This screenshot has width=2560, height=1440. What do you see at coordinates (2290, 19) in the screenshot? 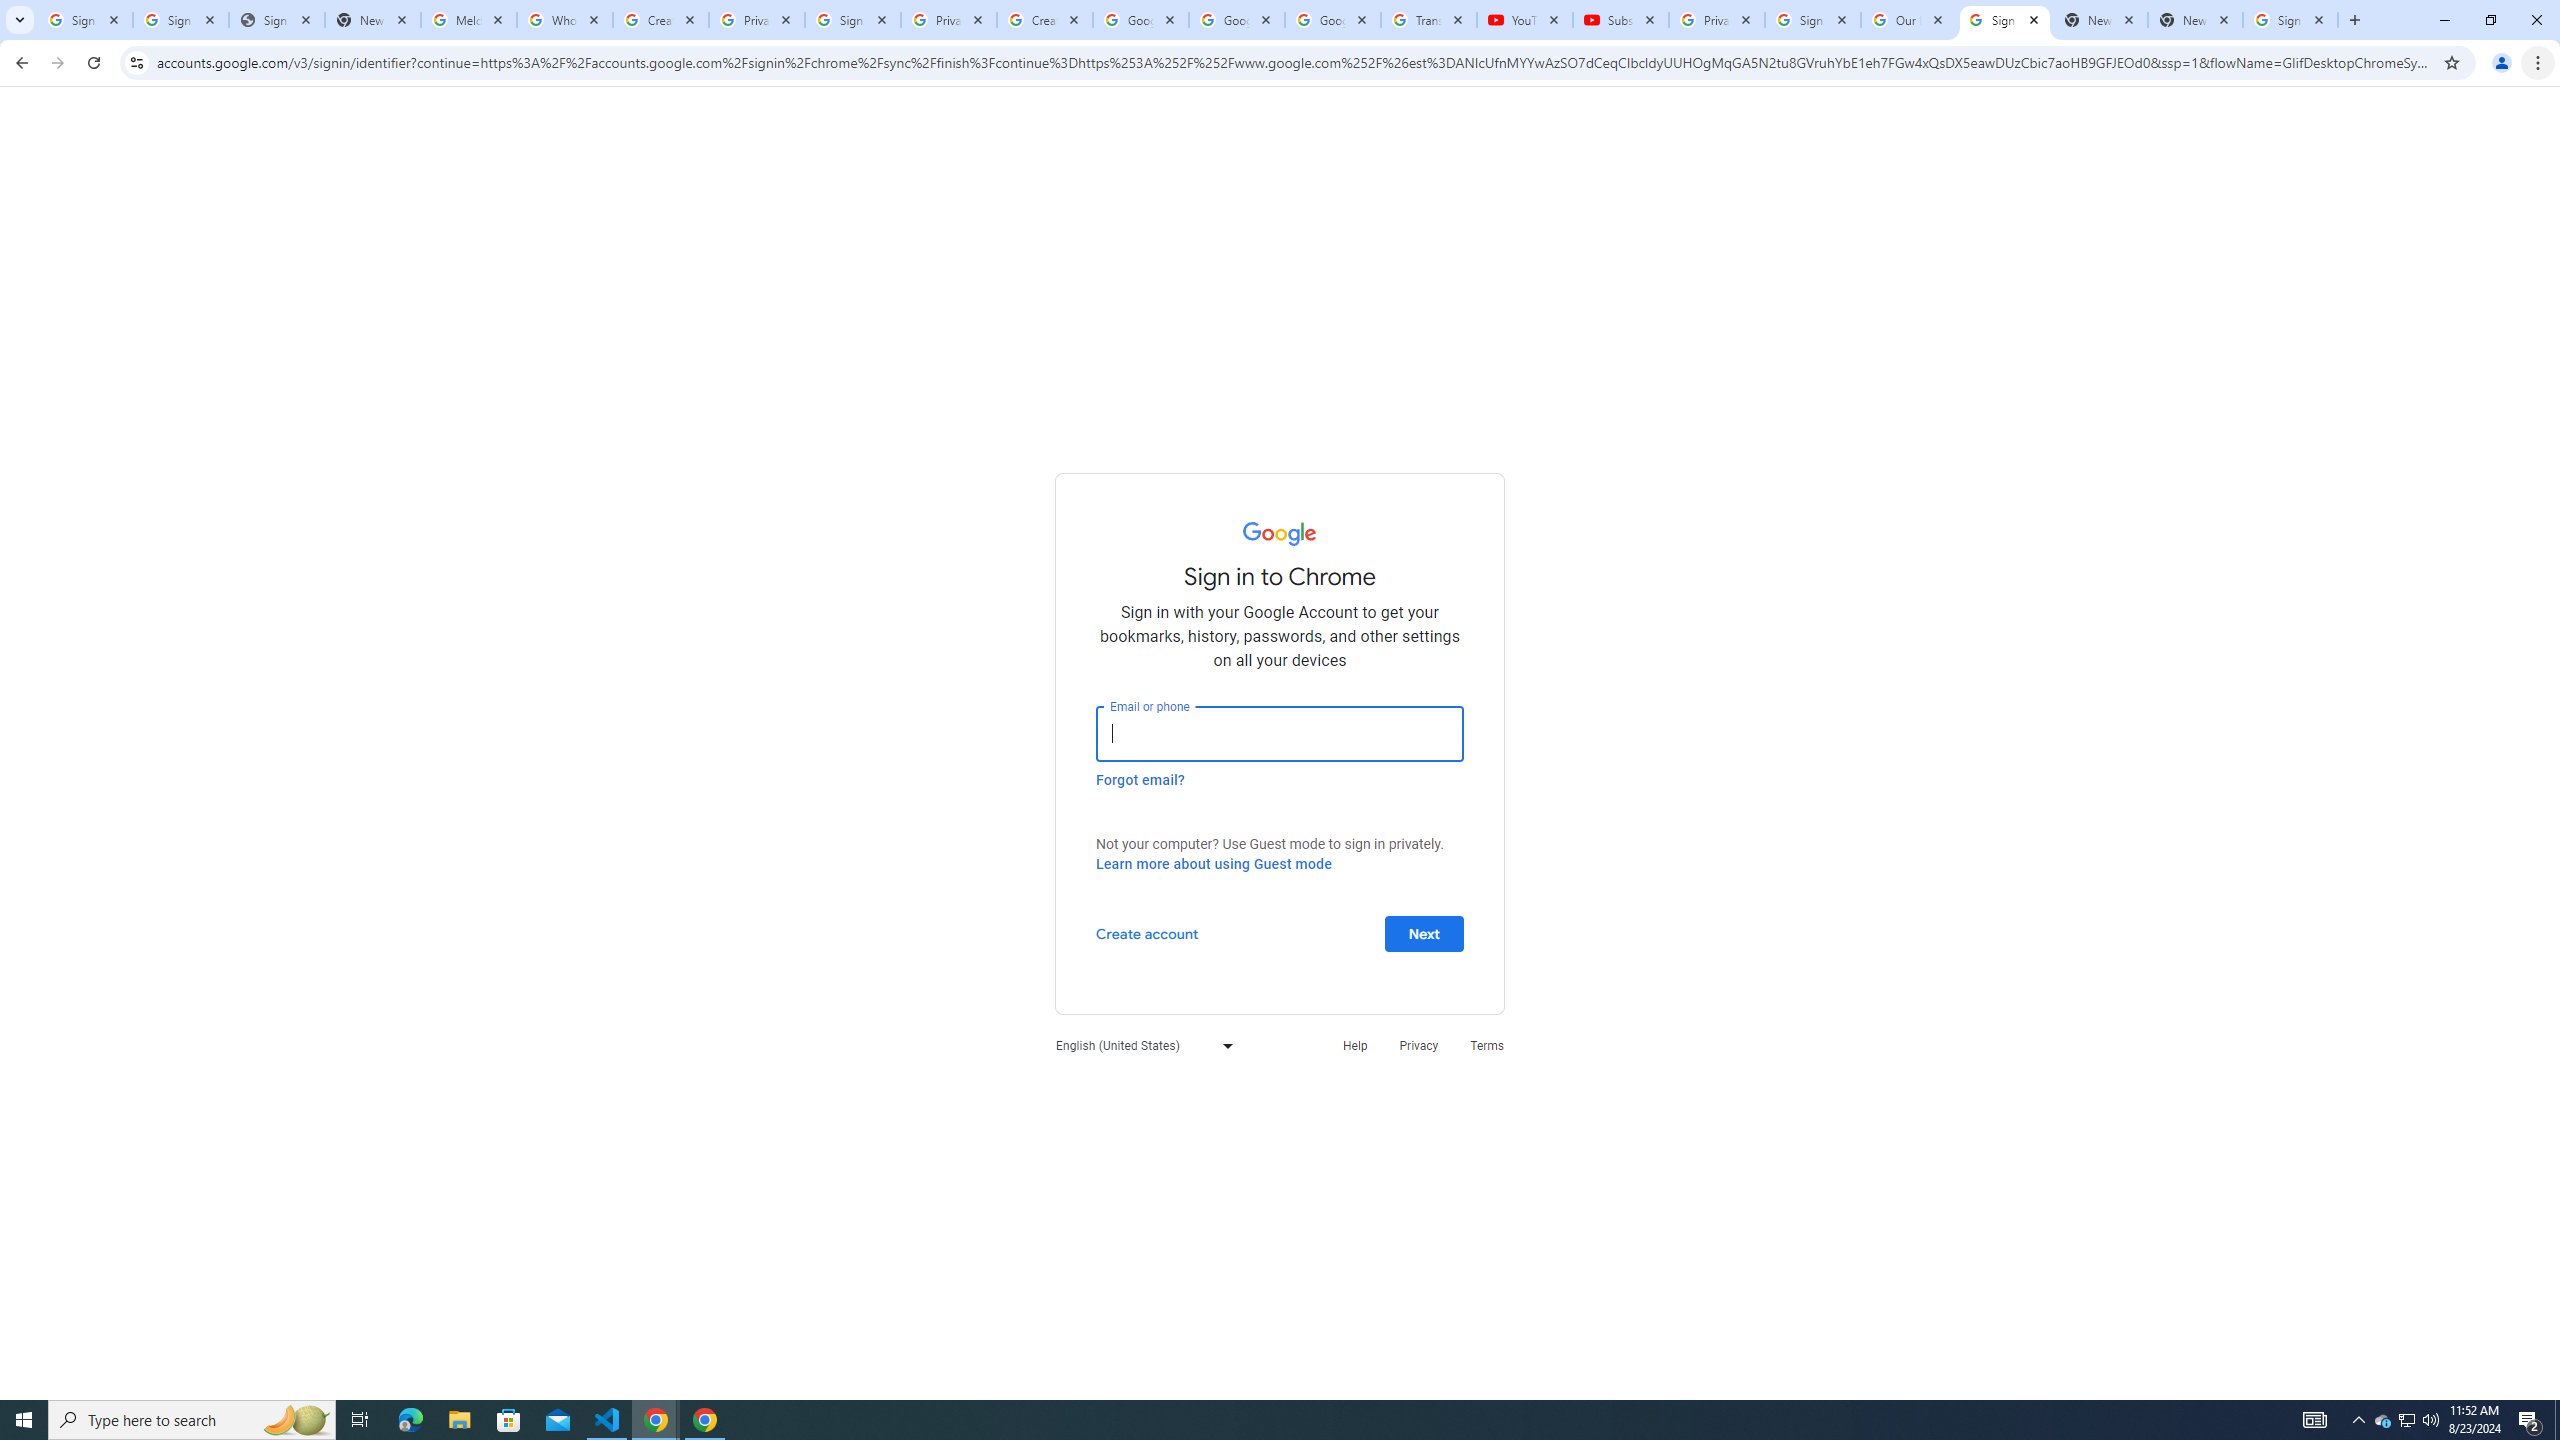
I see `'Sign in - Google Accounts'` at bounding box center [2290, 19].